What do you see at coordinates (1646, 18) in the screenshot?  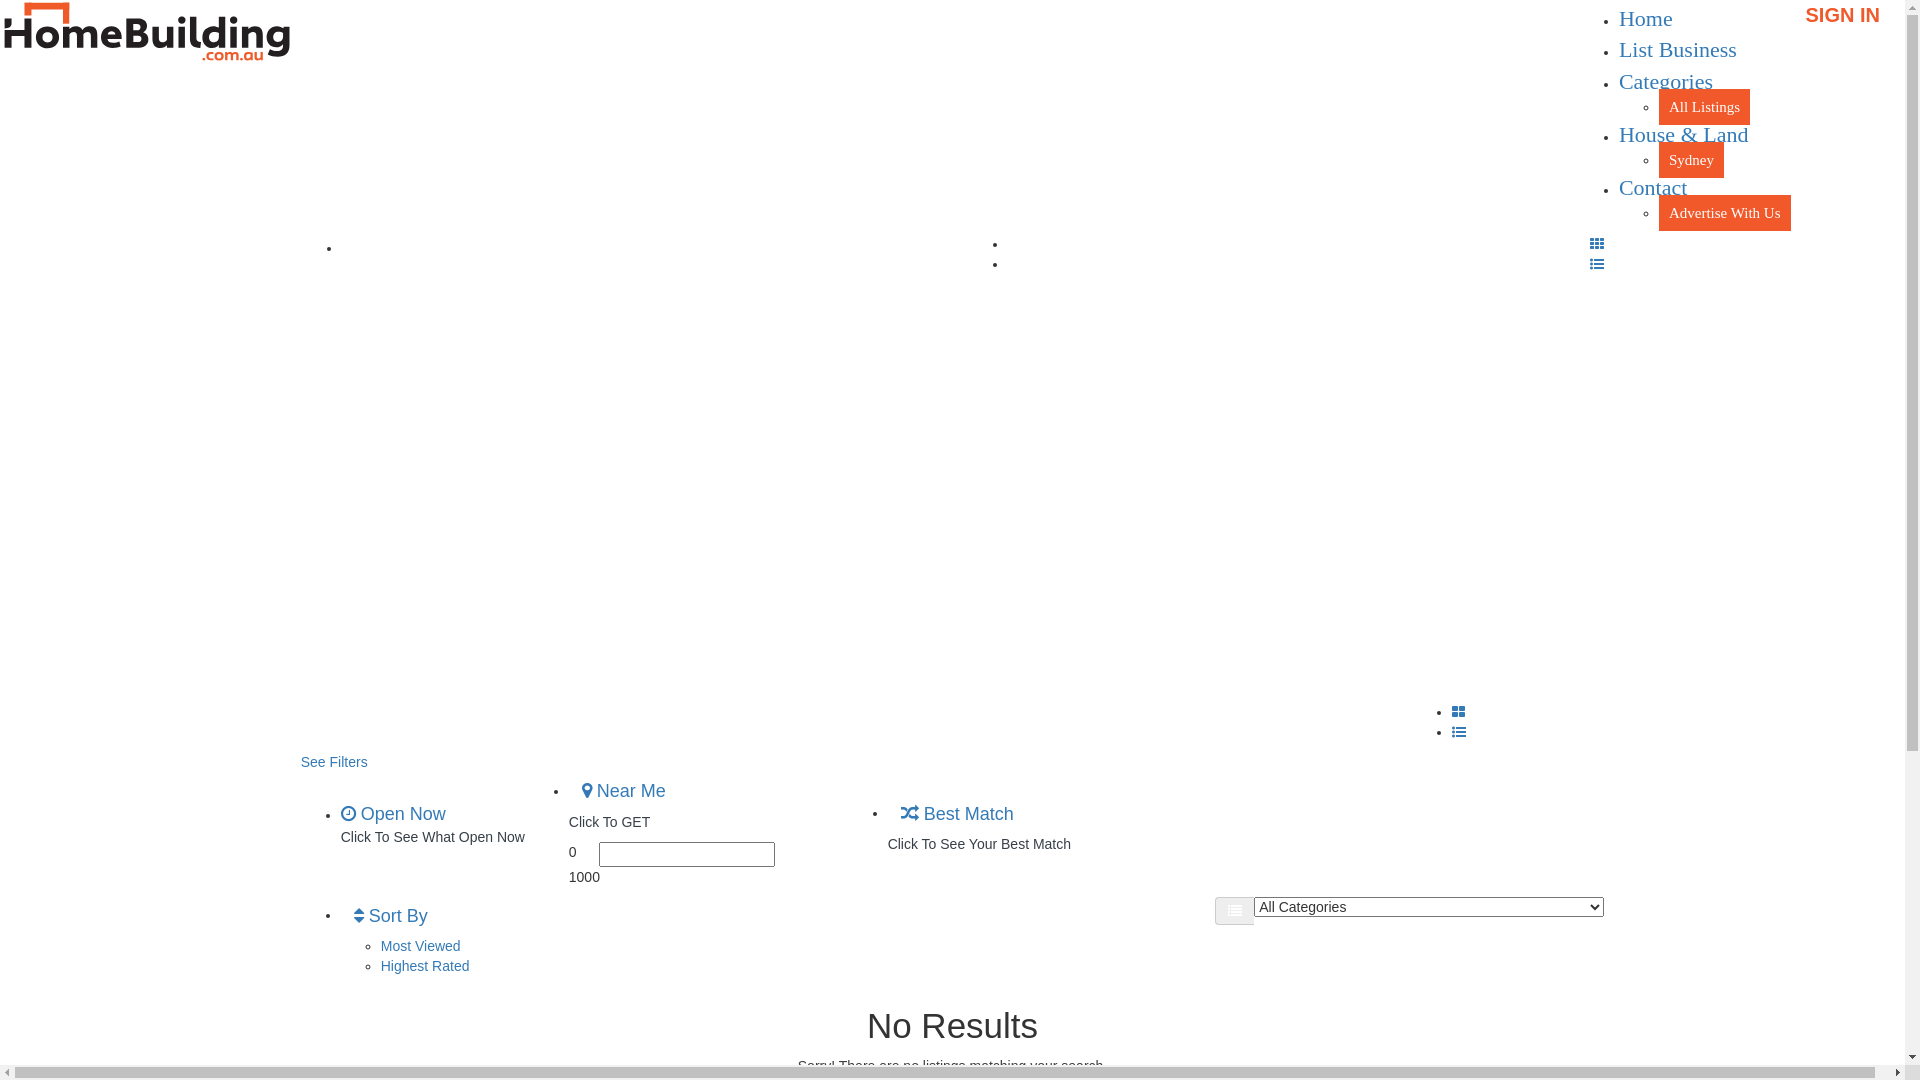 I see `'Home'` at bounding box center [1646, 18].